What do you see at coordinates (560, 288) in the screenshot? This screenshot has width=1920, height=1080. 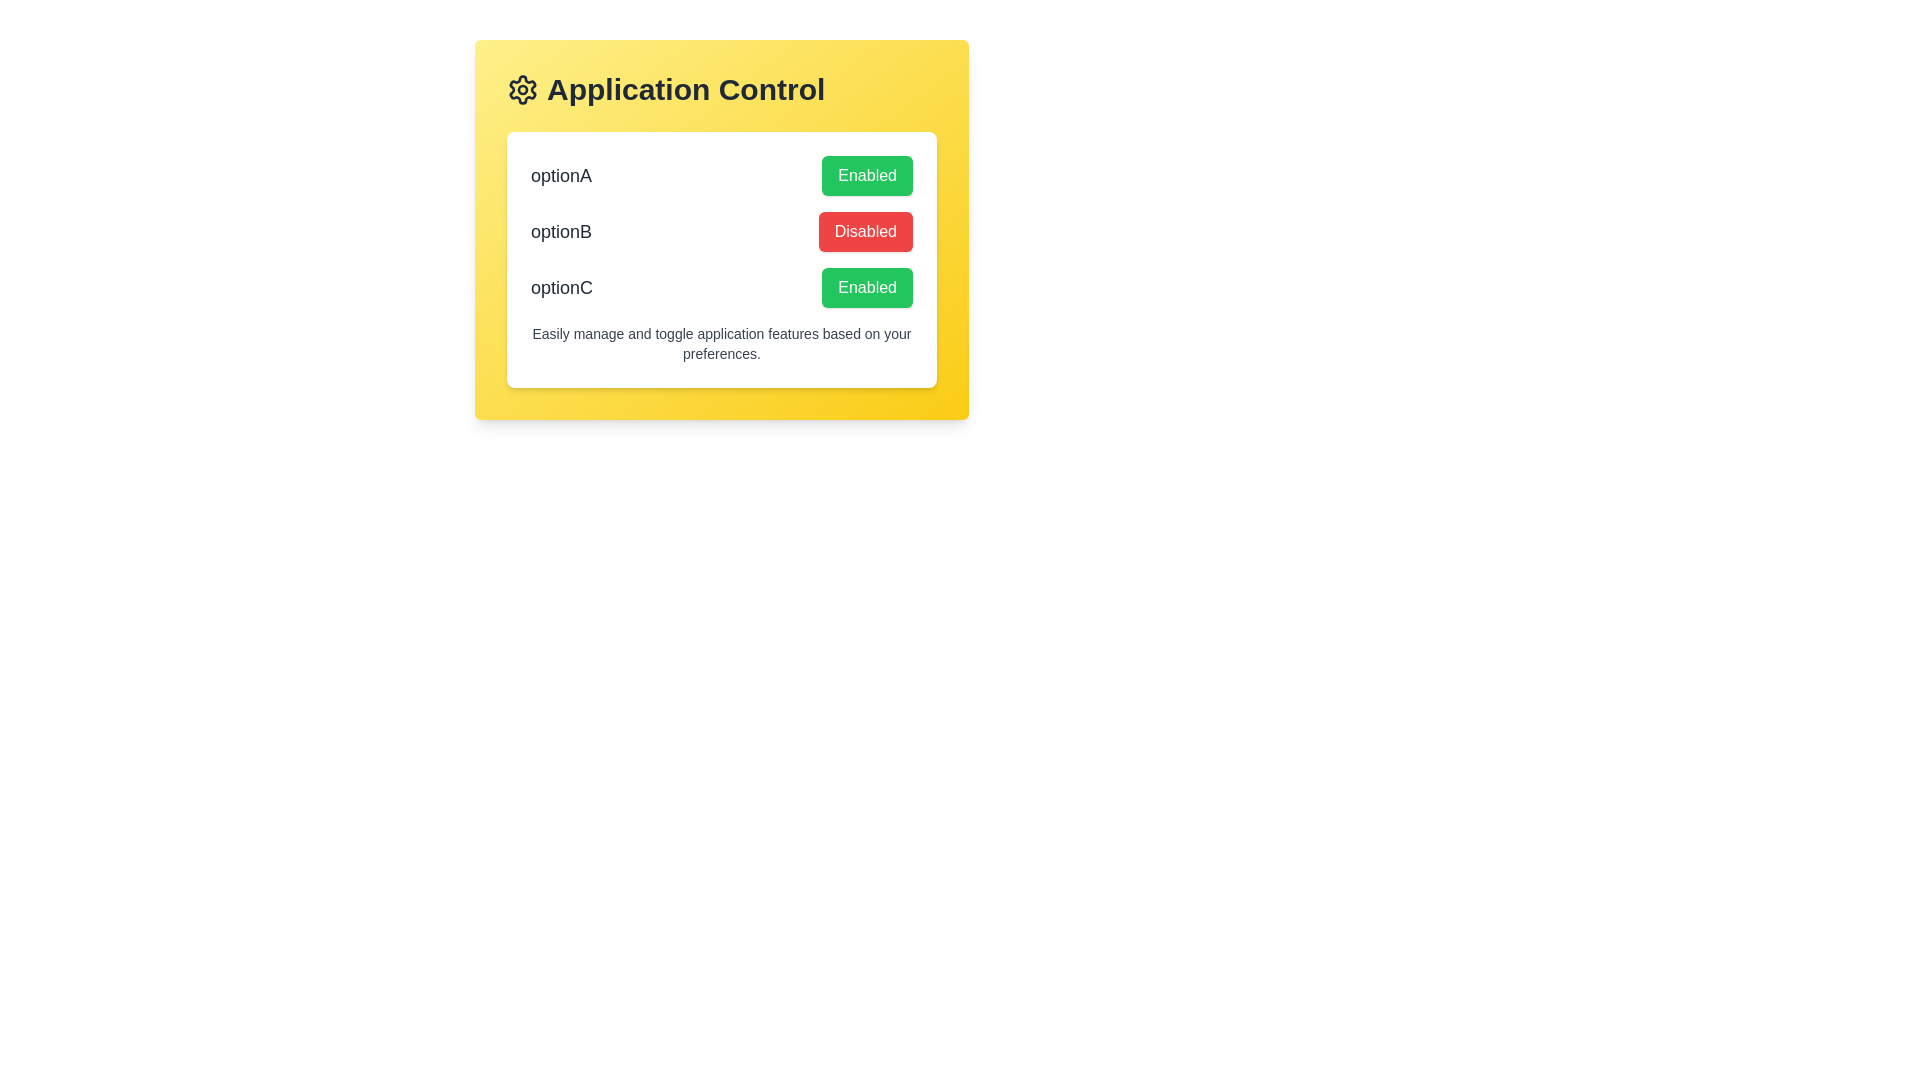 I see `the descriptive Text Label for the 'Enabled' toggle button in the 'Application Control' panel, located in the row labeled 'optionC'` at bounding box center [560, 288].